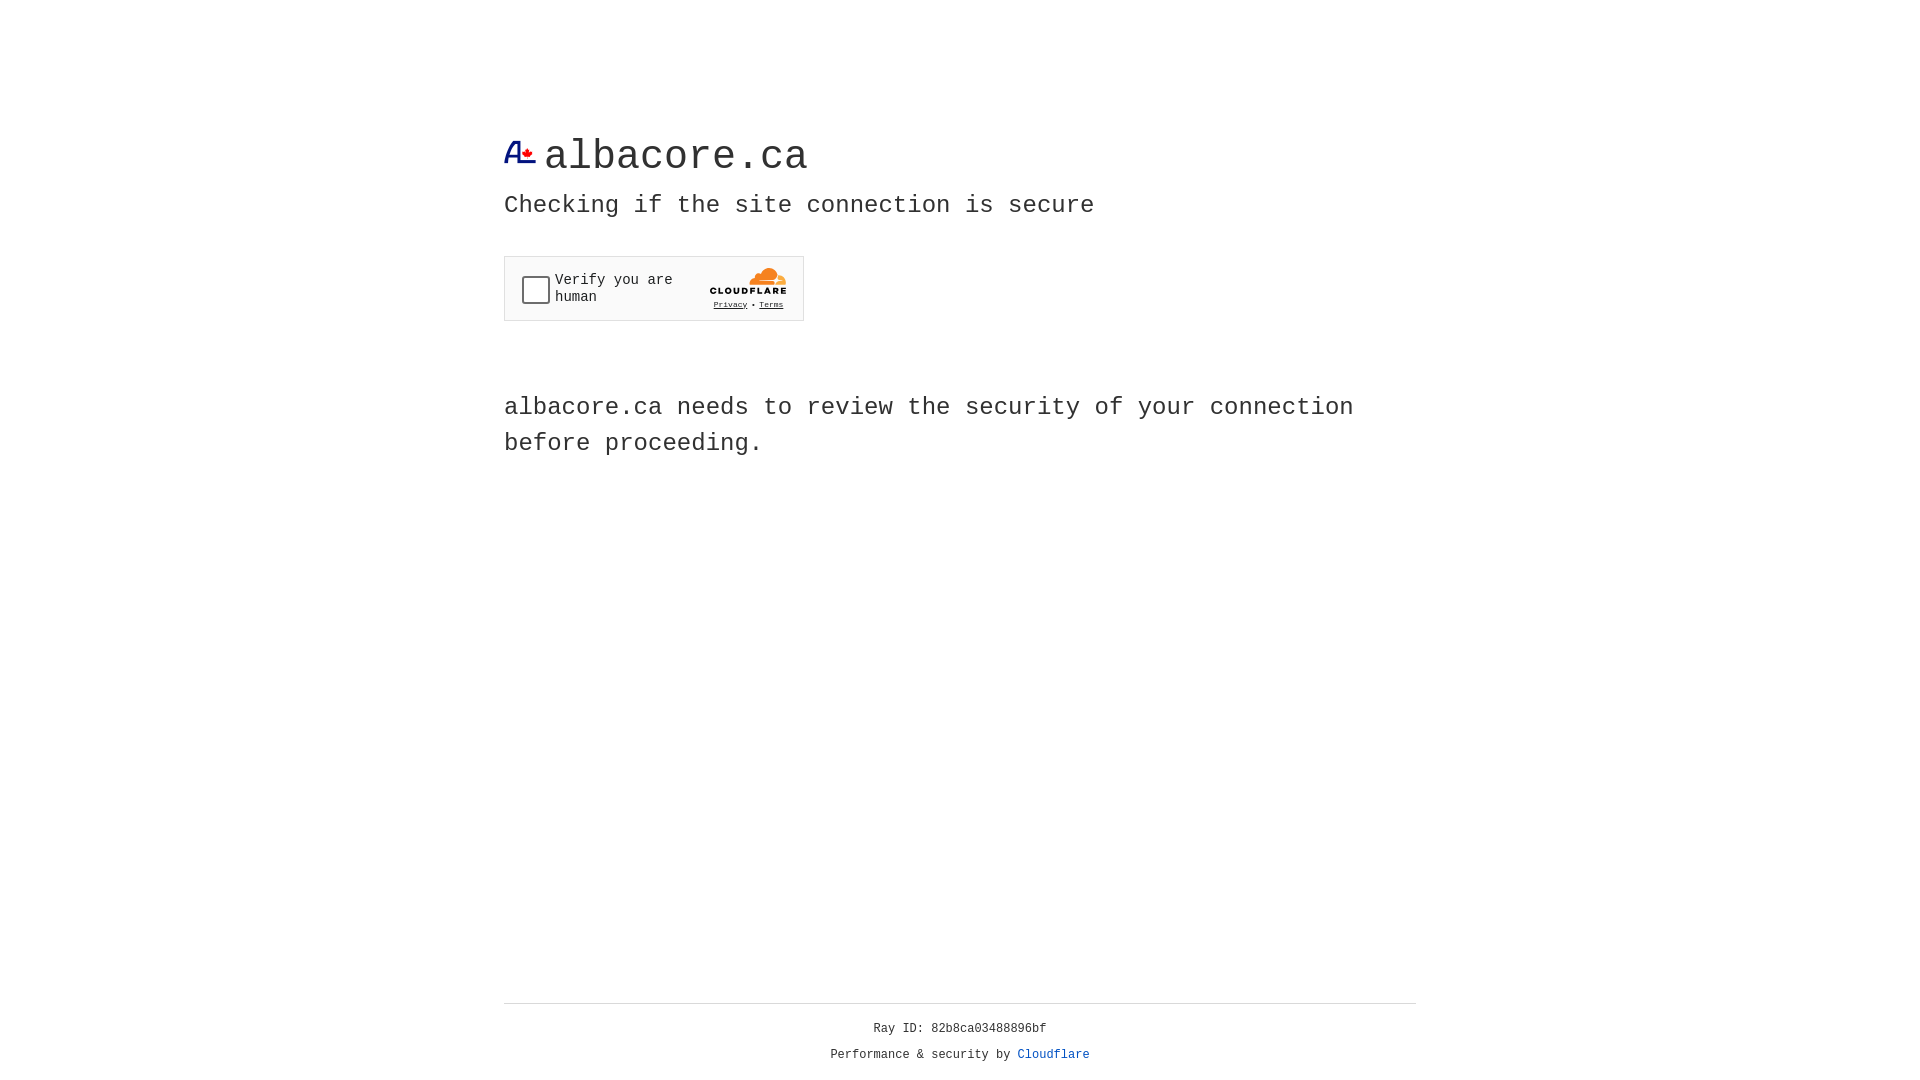 The width and height of the screenshot is (1920, 1080). Describe the element at coordinates (653, 288) in the screenshot. I see `'Widget containing a Cloudflare security challenge'` at that location.